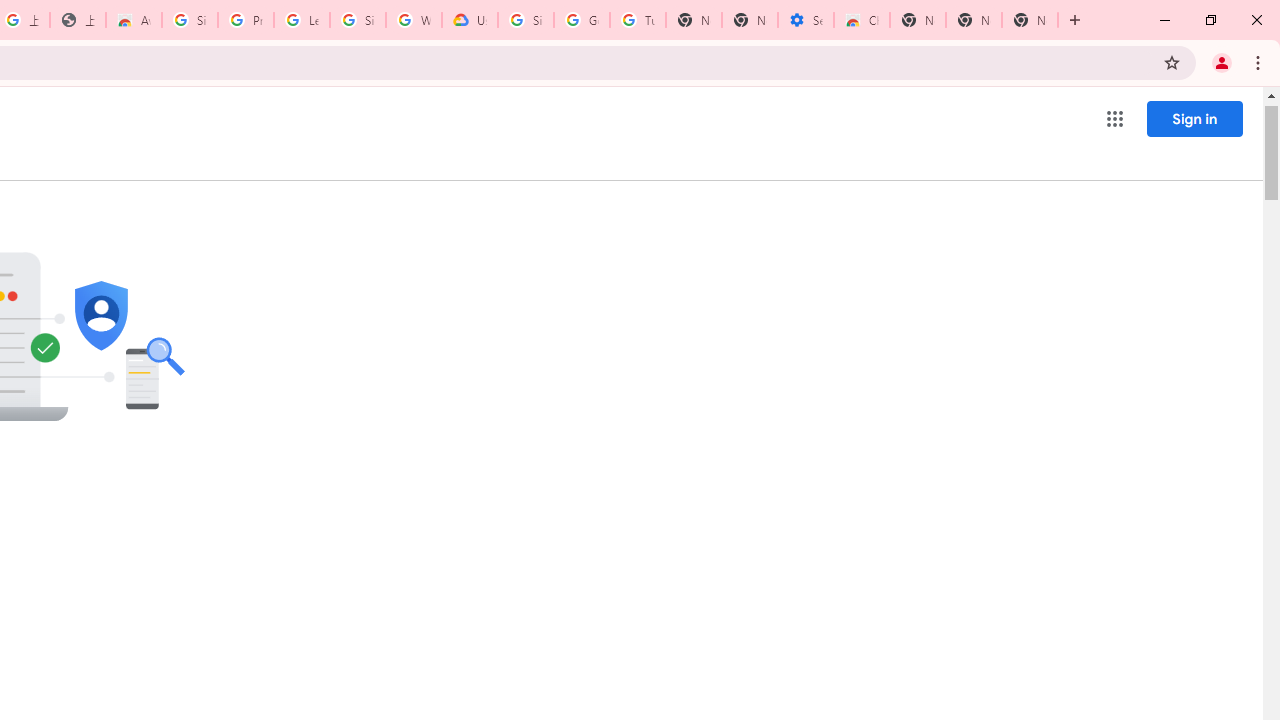 This screenshot has width=1280, height=720. What do you see at coordinates (1030, 20) in the screenshot?
I see `'New Tab'` at bounding box center [1030, 20].